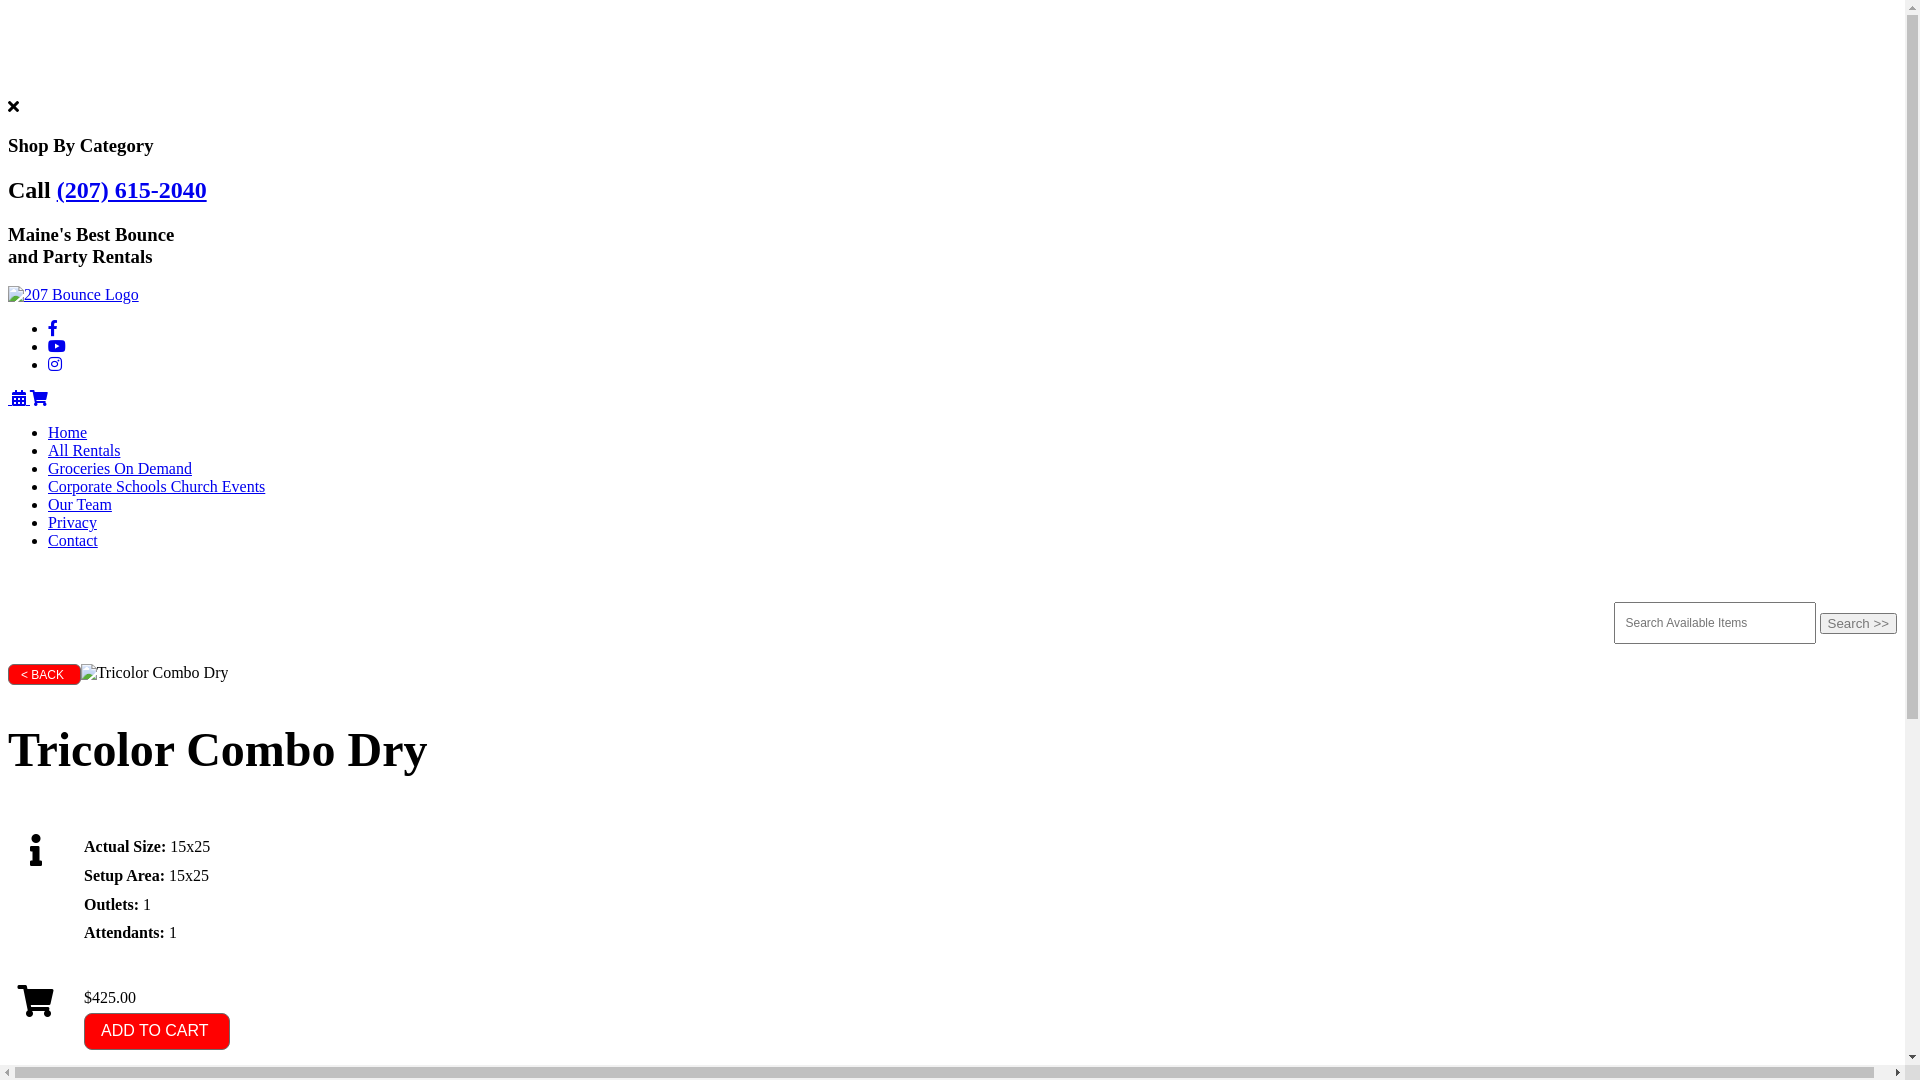  Describe the element at coordinates (67, 431) in the screenshot. I see `'Home'` at that location.